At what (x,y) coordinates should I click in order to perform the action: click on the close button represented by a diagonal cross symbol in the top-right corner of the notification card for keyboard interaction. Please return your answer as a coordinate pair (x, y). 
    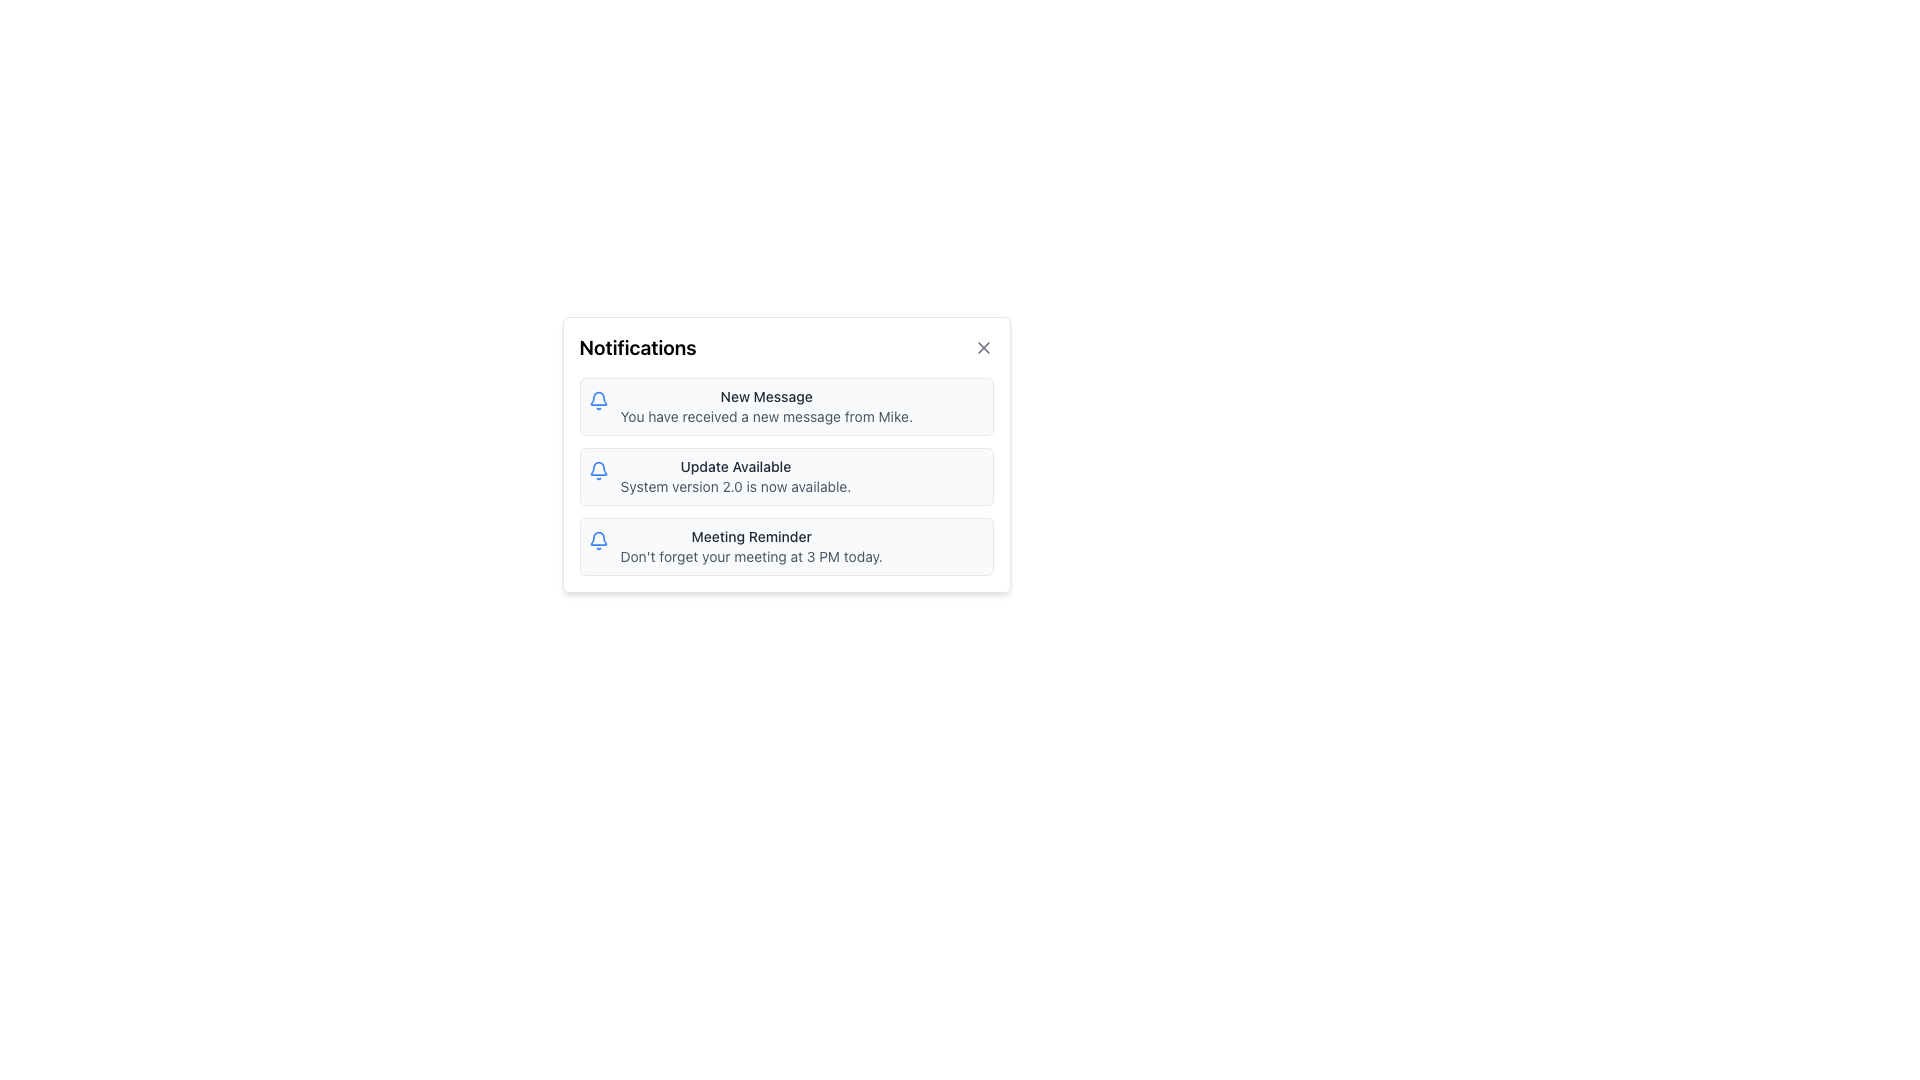
    Looking at the image, I should click on (983, 346).